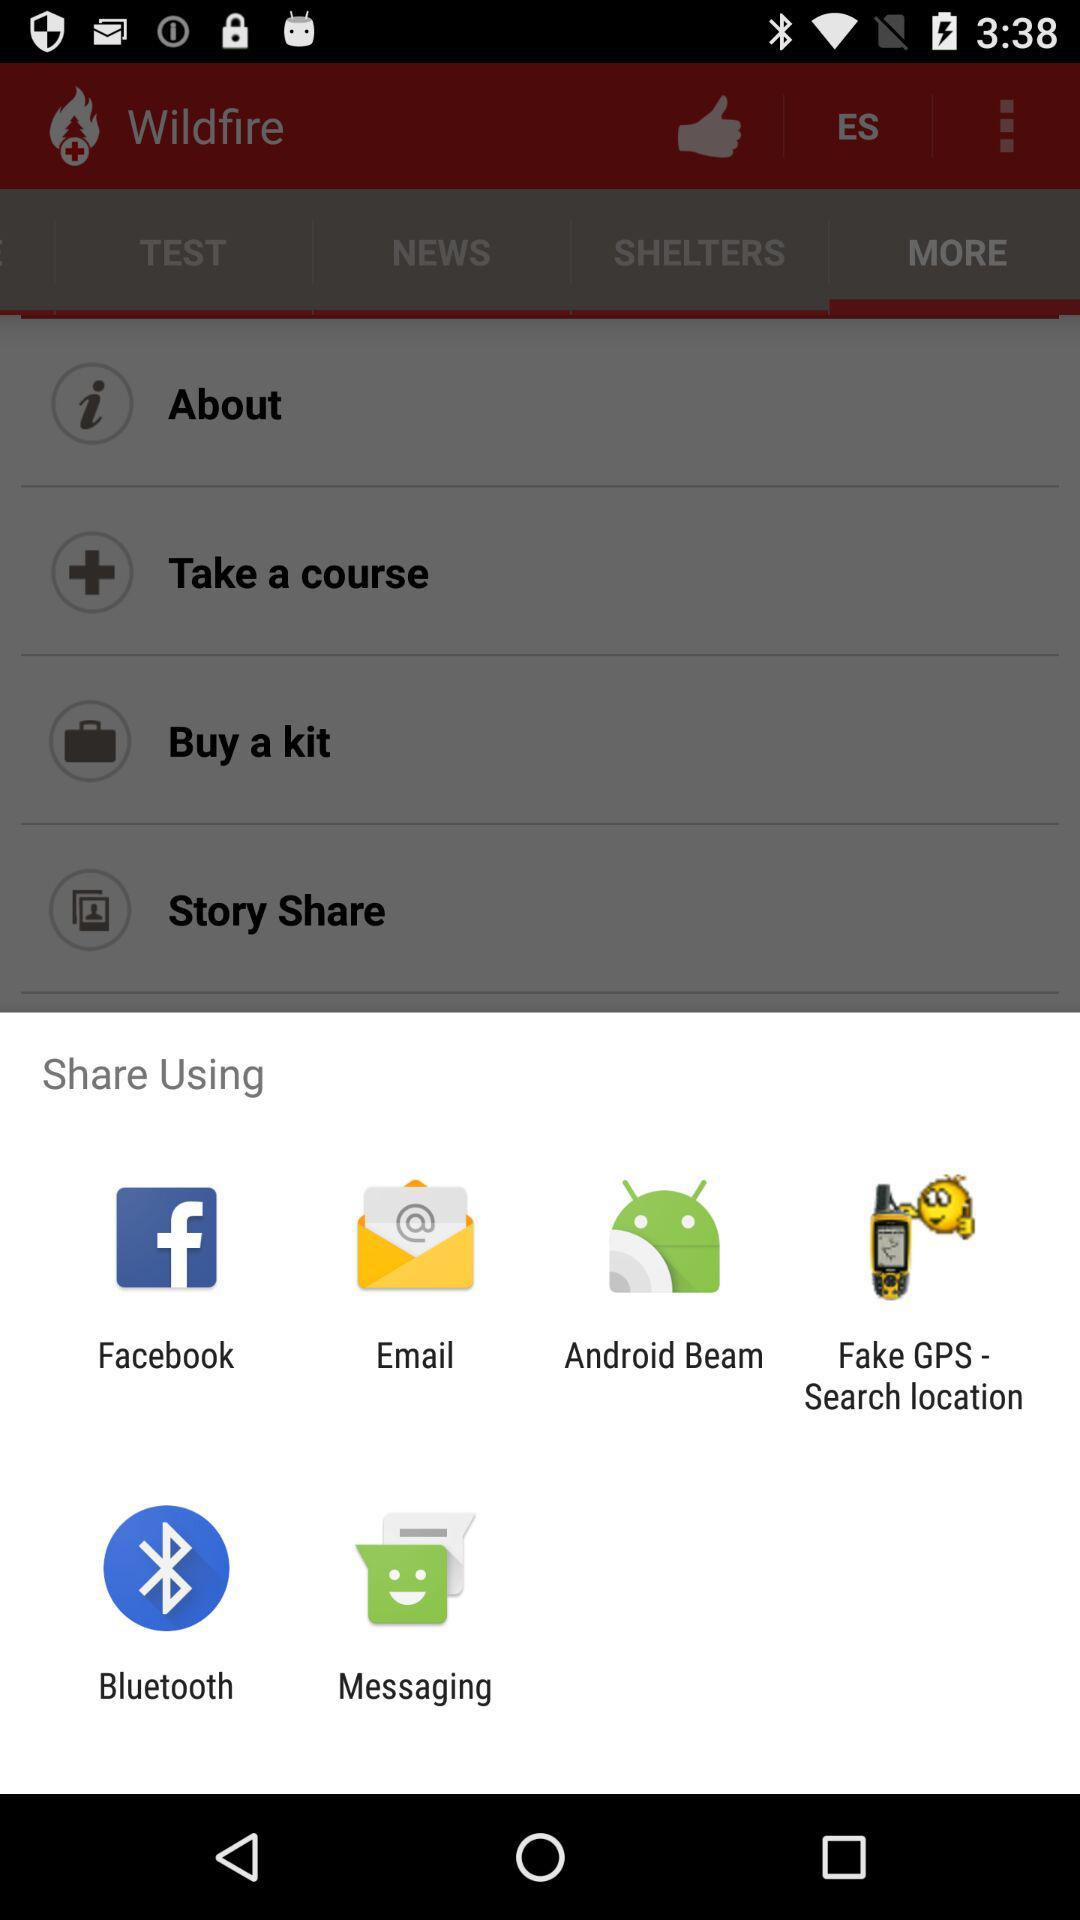 The image size is (1080, 1920). What do you see at coordinates (664, 1374) in the screenshot?
I see `android beam` at bounding box center [664, 1374].